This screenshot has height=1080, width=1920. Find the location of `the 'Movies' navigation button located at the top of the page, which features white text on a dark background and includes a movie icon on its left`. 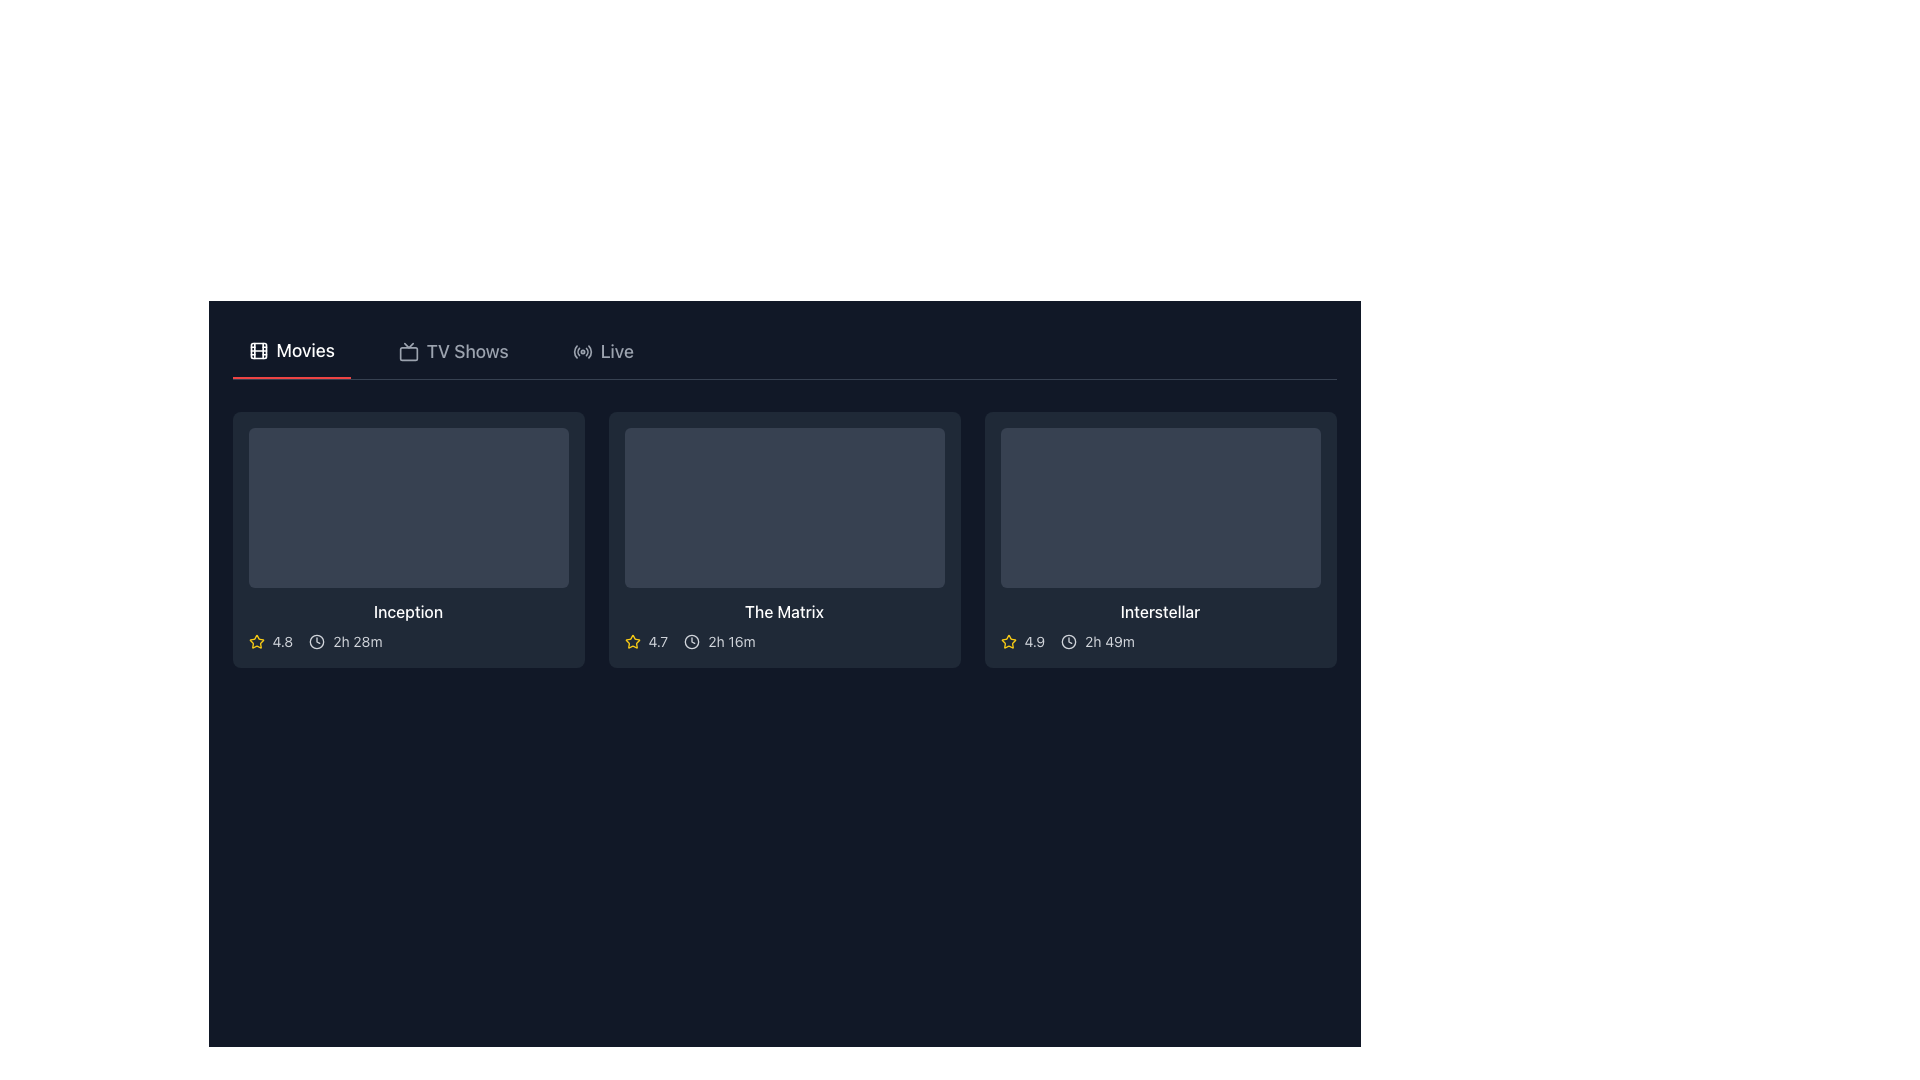

the 'Movies' navigation button located at the top of the page, which features white text on a dark background and includes a movie icon on its left is located at coordinates (290, 350).